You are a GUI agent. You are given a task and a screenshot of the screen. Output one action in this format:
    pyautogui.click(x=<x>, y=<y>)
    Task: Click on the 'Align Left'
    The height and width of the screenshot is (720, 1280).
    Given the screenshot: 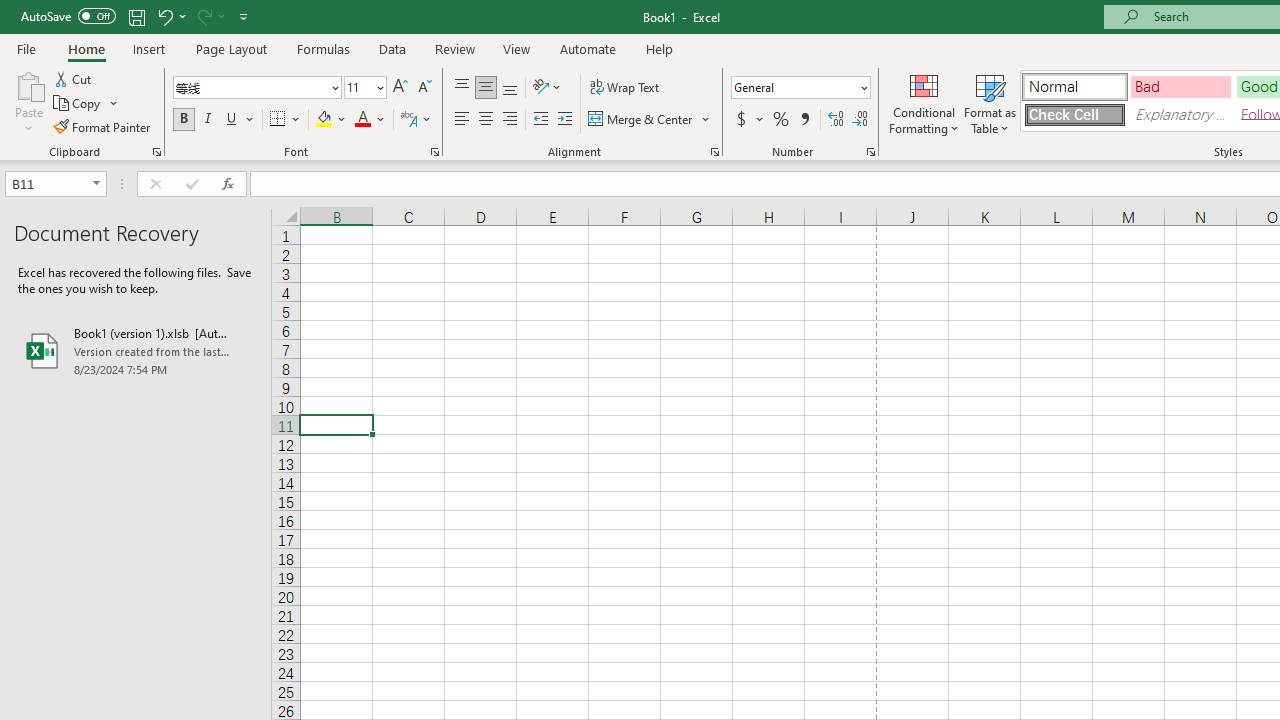 What is the action you would take?
    pyautogui.click(x=461, y=119)
    